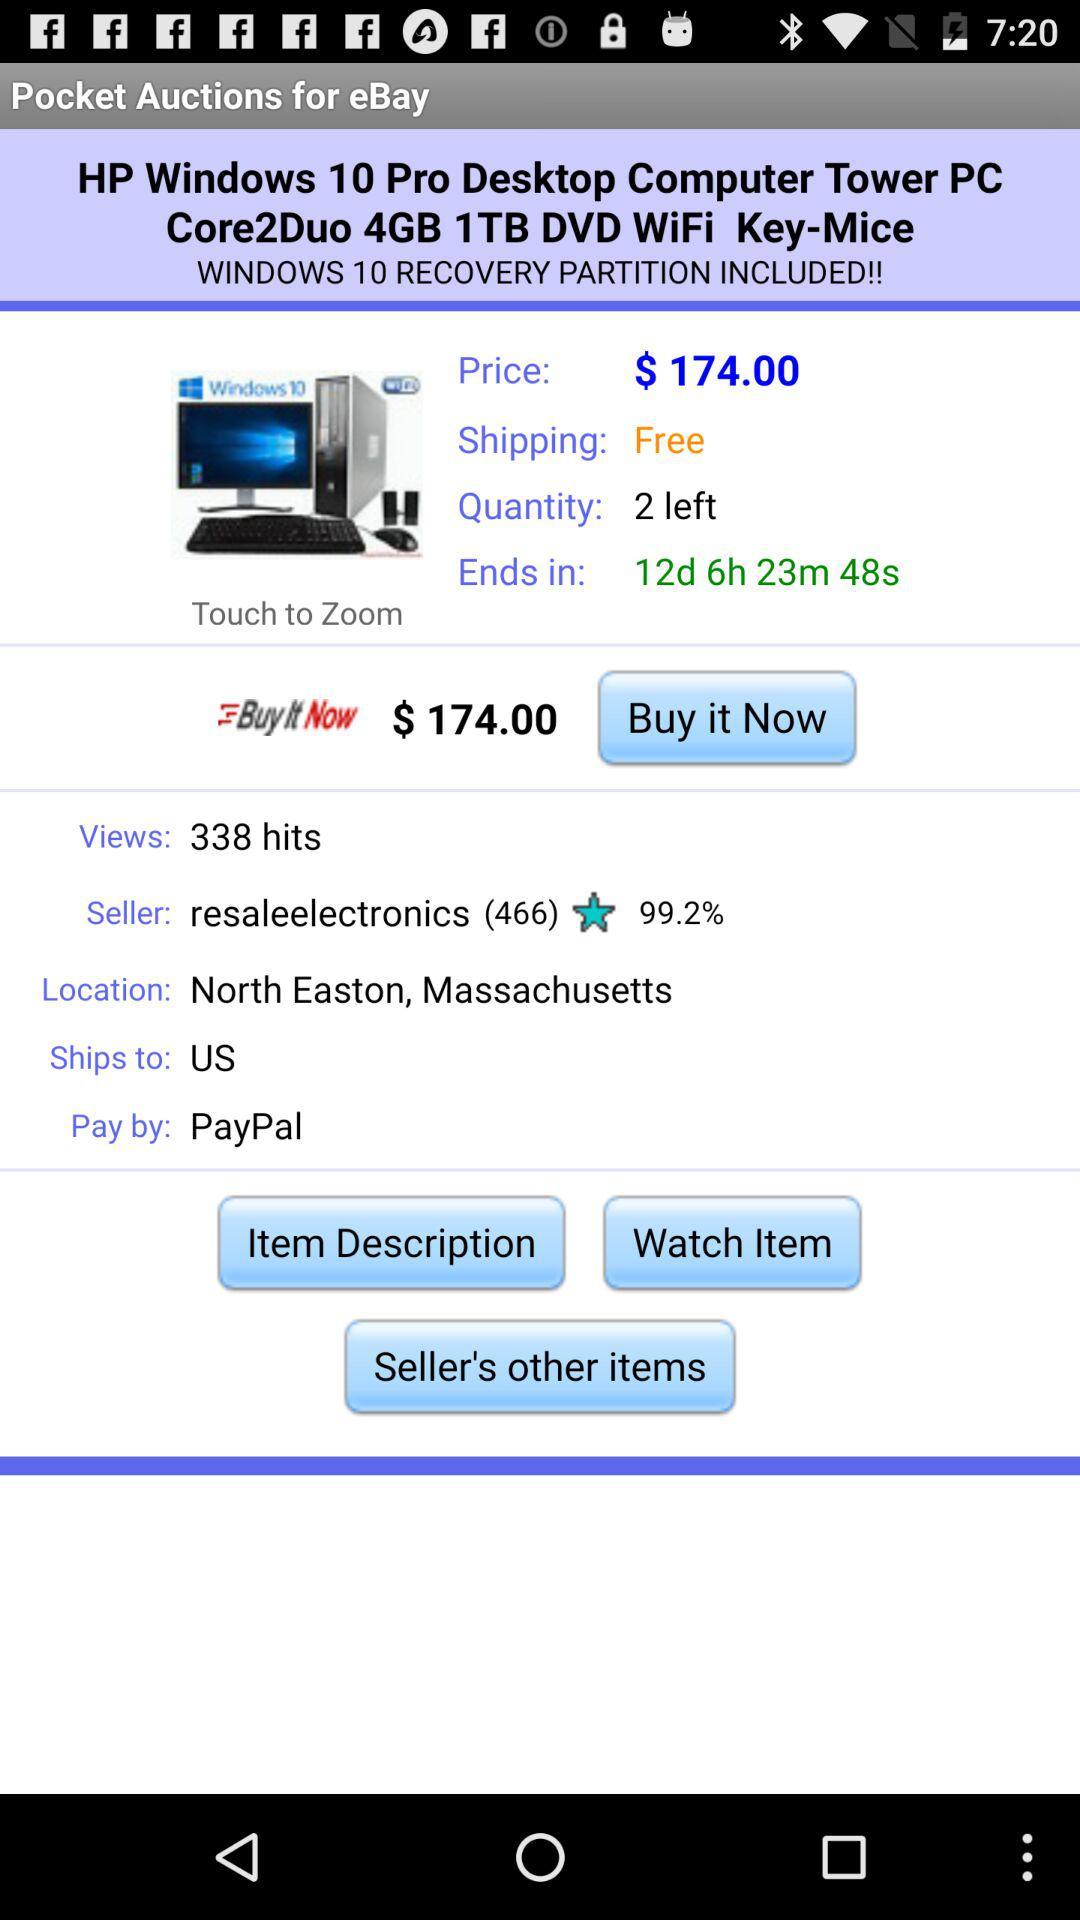 The width and height of the screenshot is (1080, 1920). Describe the element at coordinates (540, 1365) in the screenshot. I see `seller s other icon` at that location.